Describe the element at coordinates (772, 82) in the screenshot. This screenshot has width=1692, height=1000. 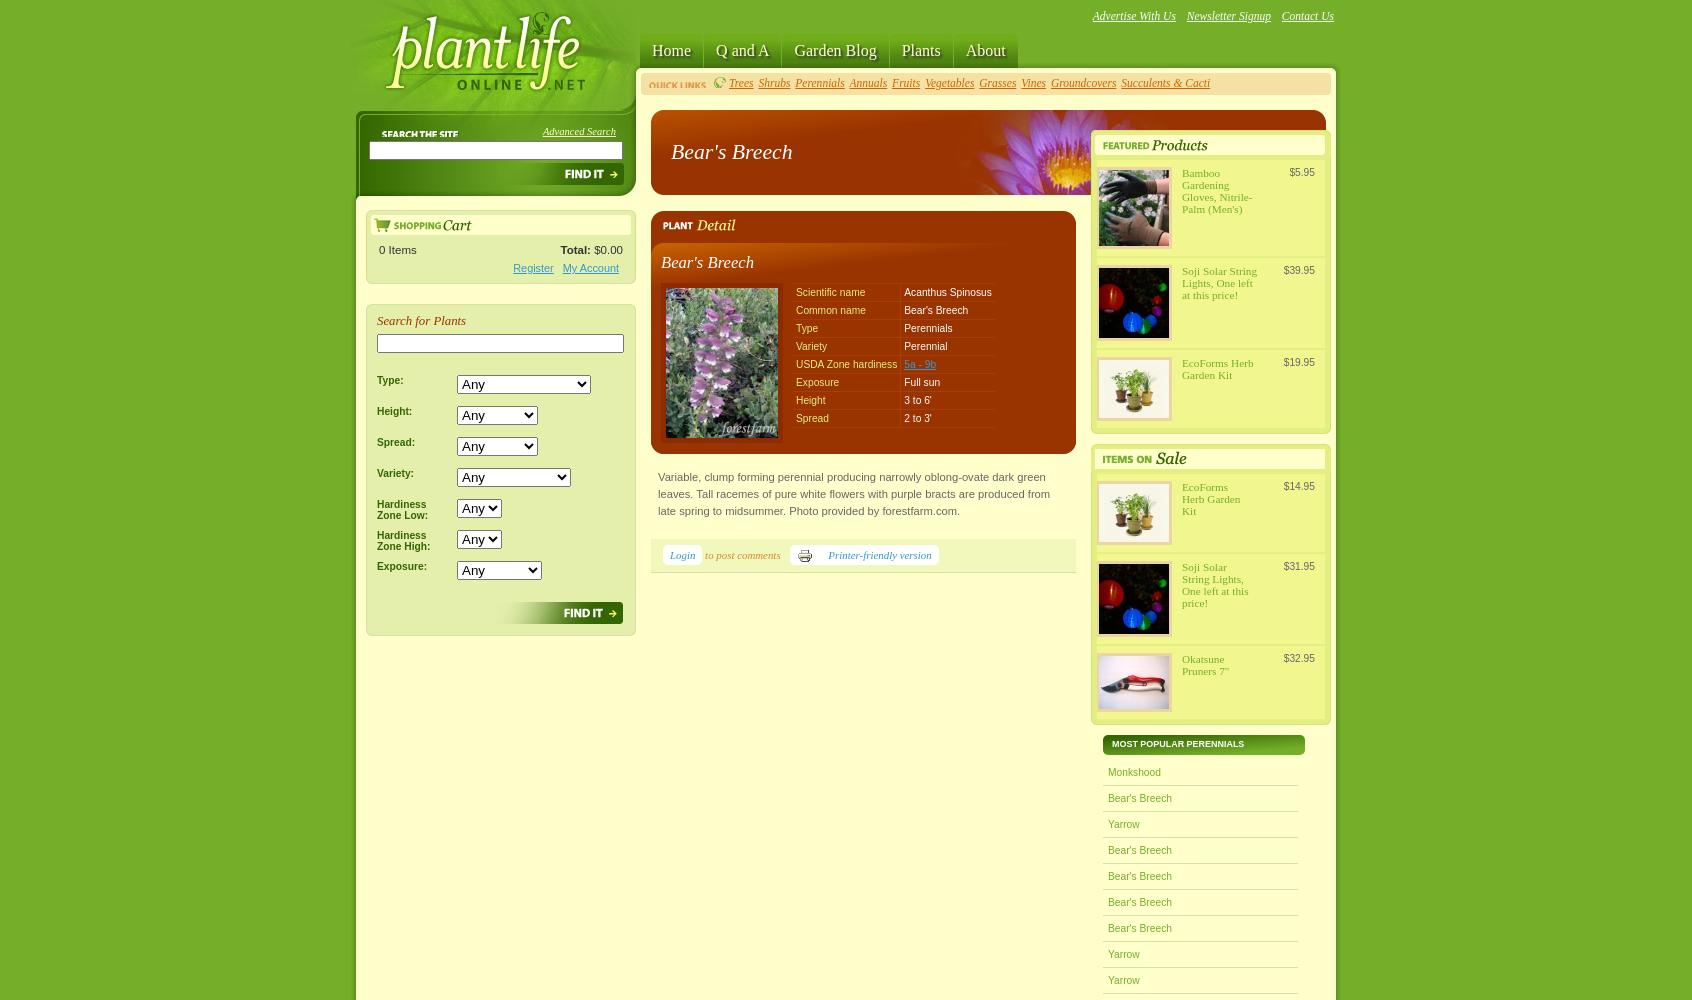
I see `'Shrubs'` at that location.